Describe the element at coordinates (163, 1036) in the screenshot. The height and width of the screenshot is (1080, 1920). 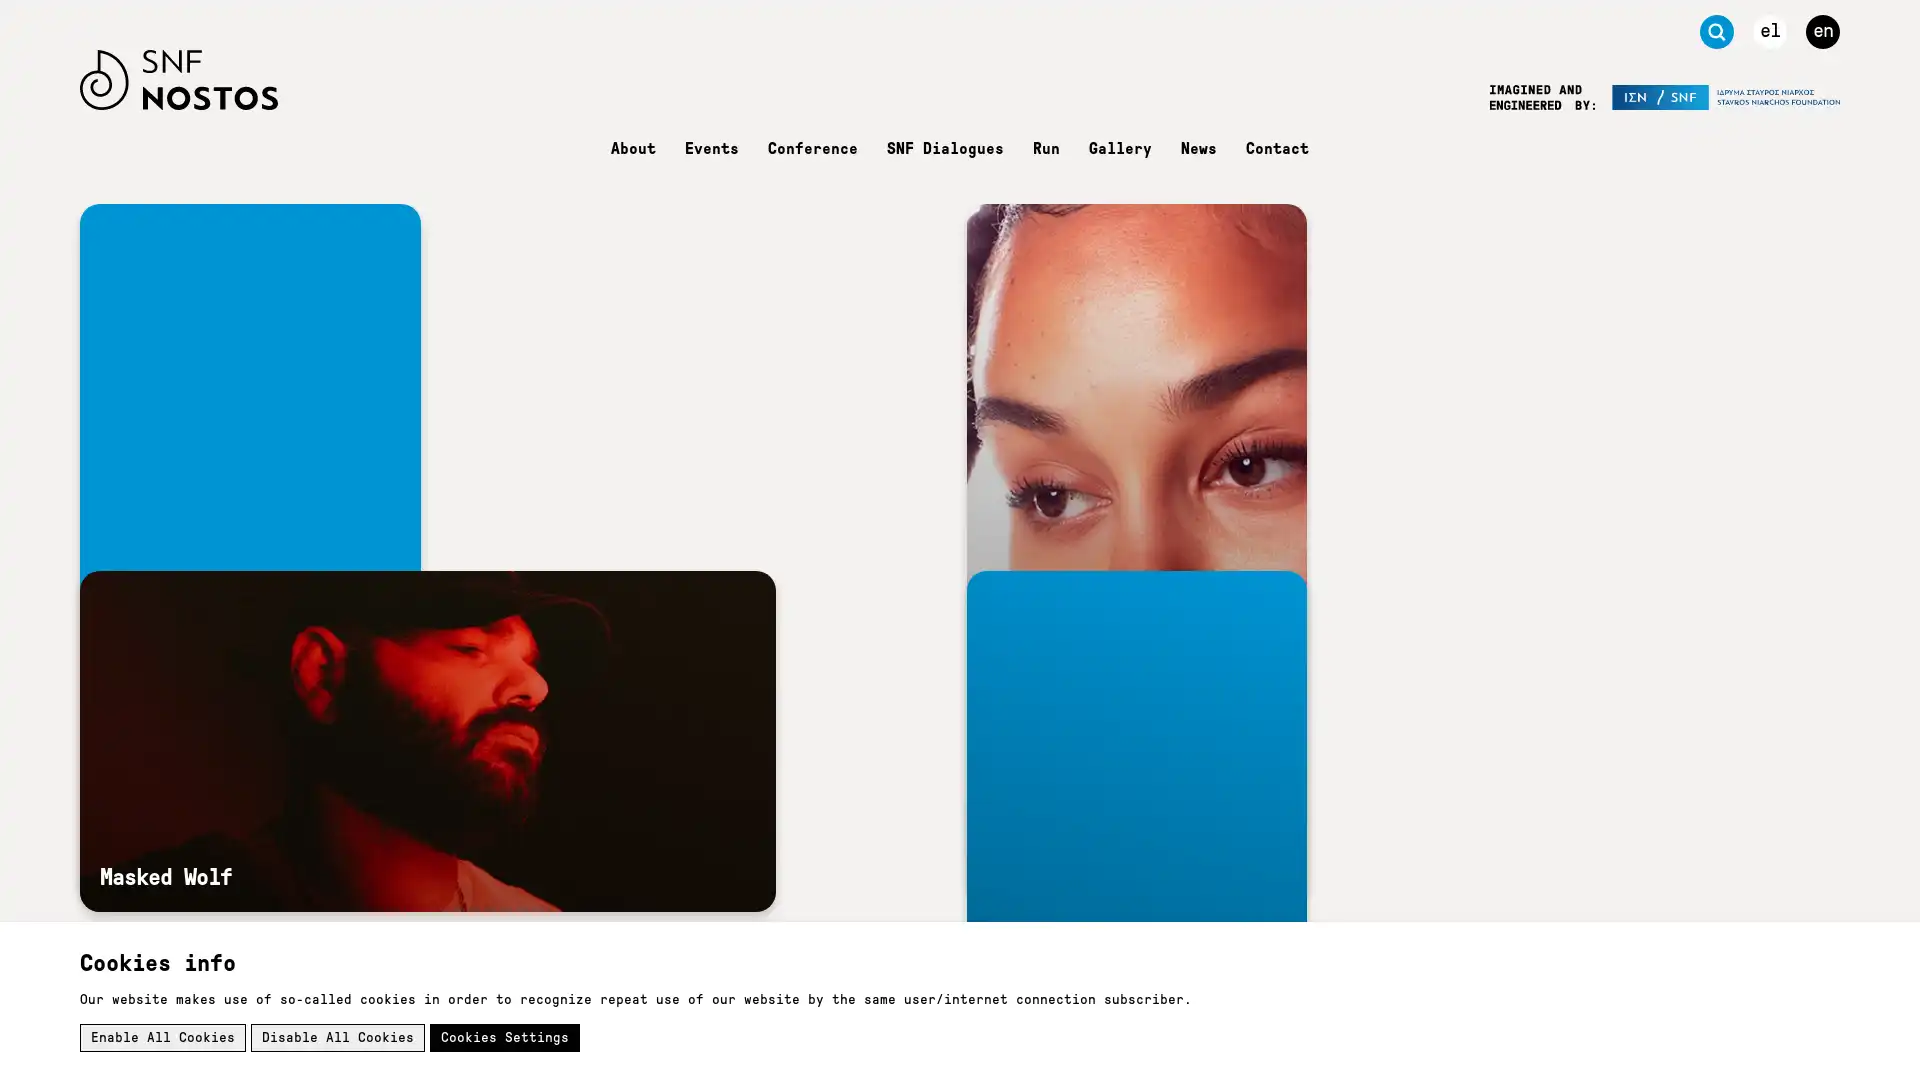
I see `Enable All Cookies` at that location.